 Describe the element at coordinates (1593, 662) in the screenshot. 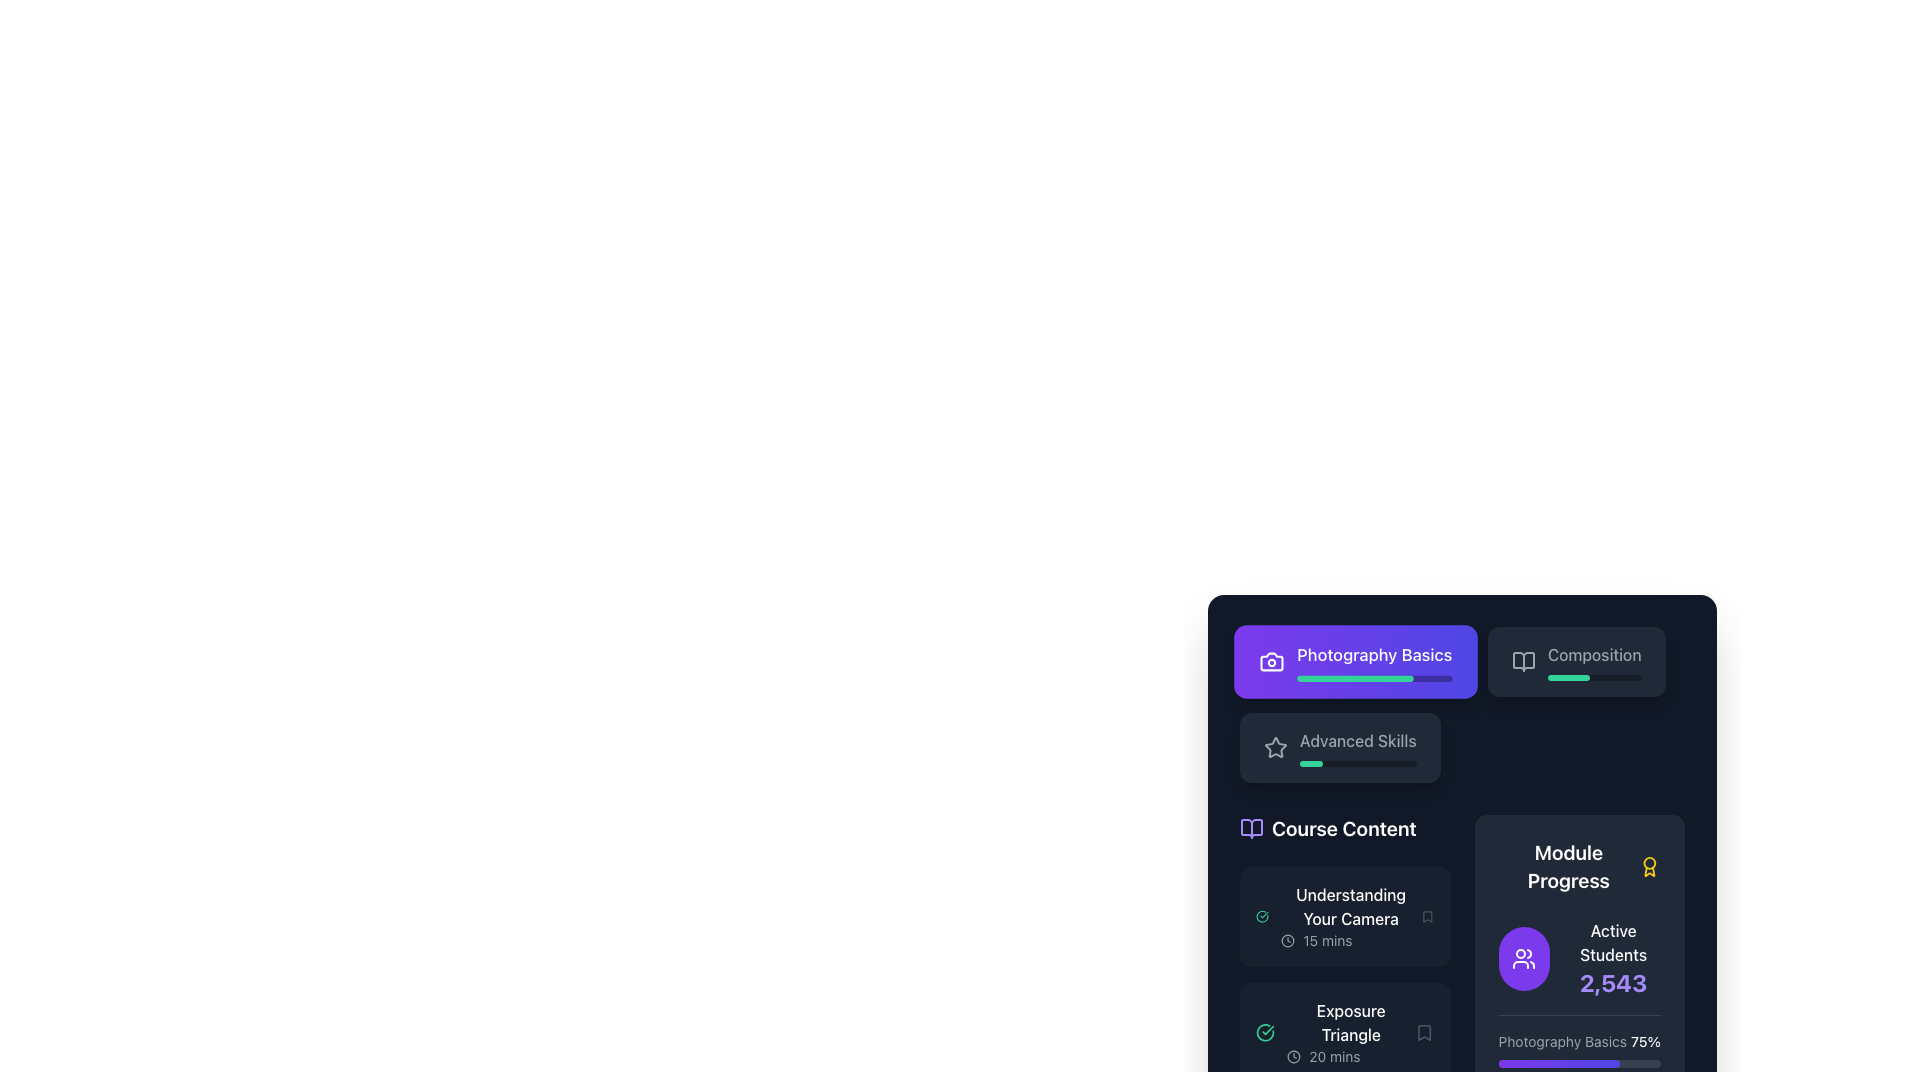

I see `the progress bar labeled 'Composition'` at that location.